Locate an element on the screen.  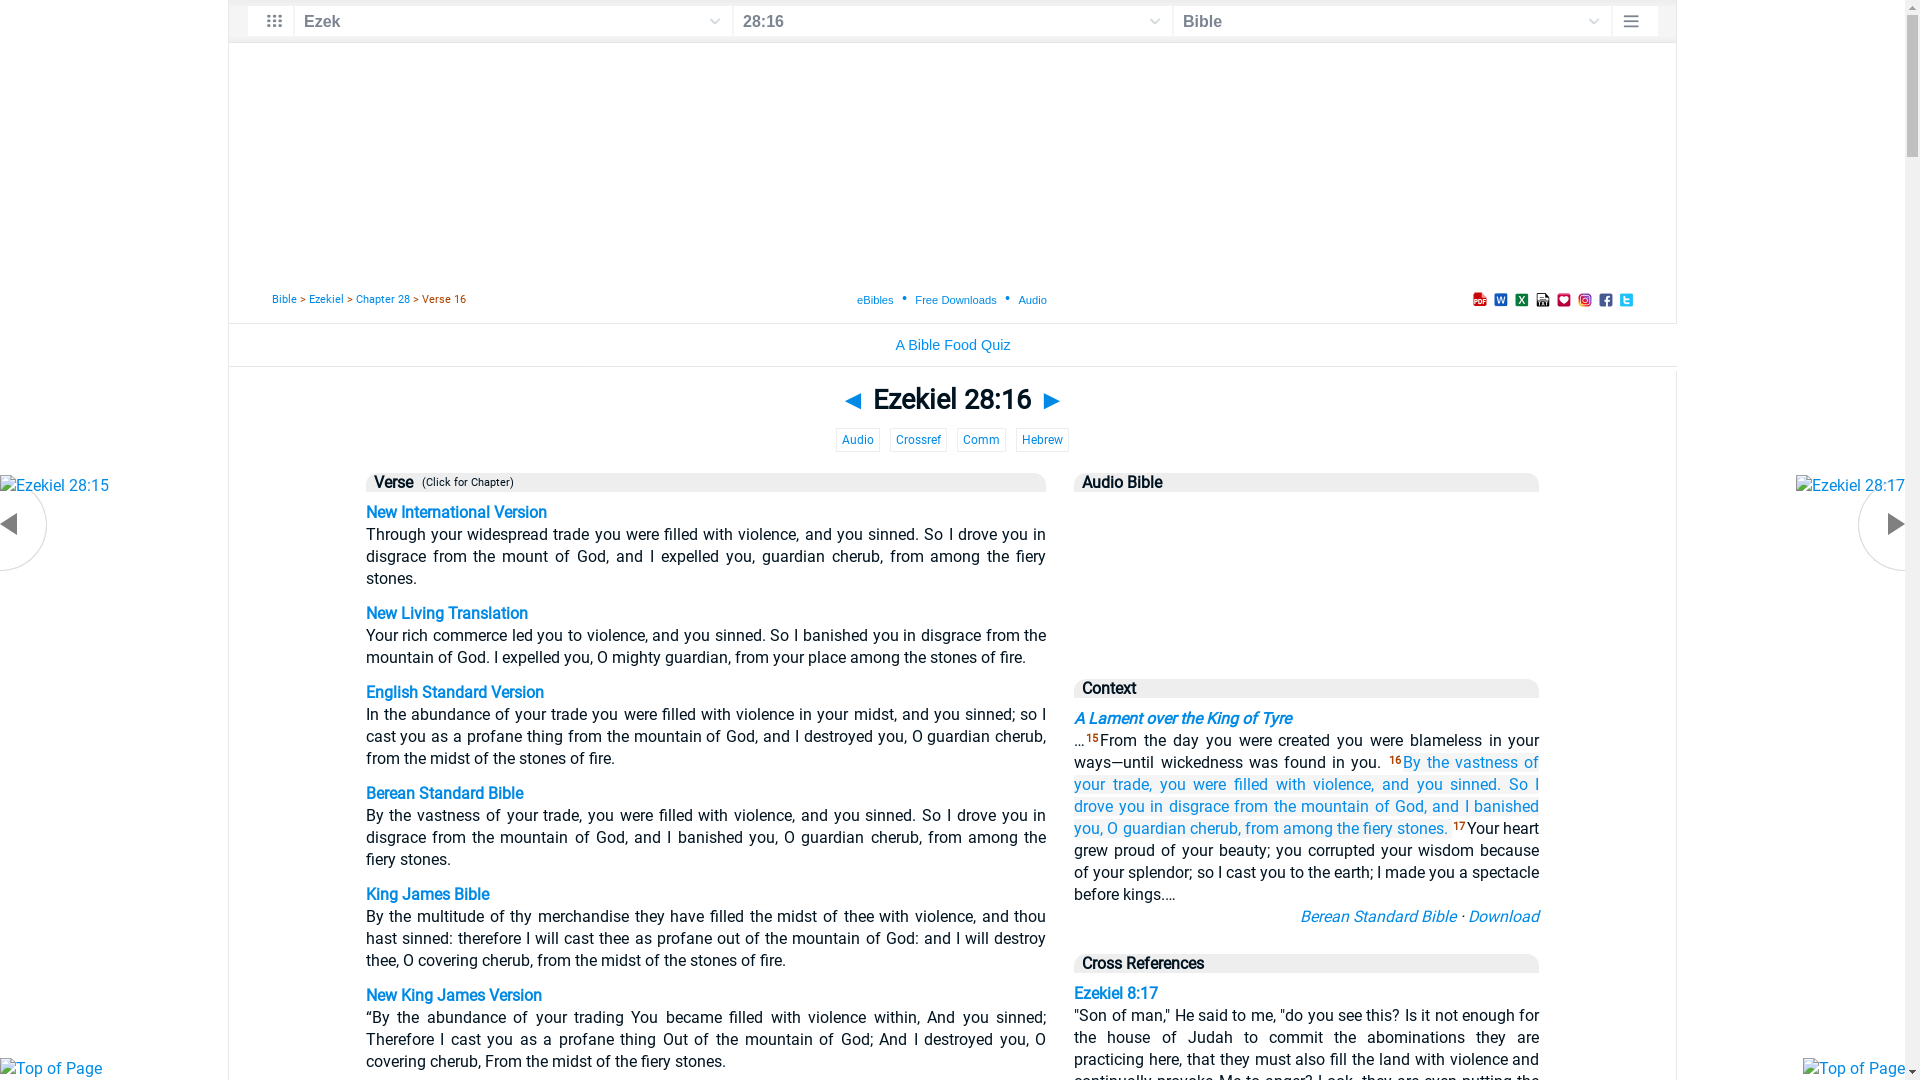
'Berean Standard Bible' is located at coordinates (1376, 916).